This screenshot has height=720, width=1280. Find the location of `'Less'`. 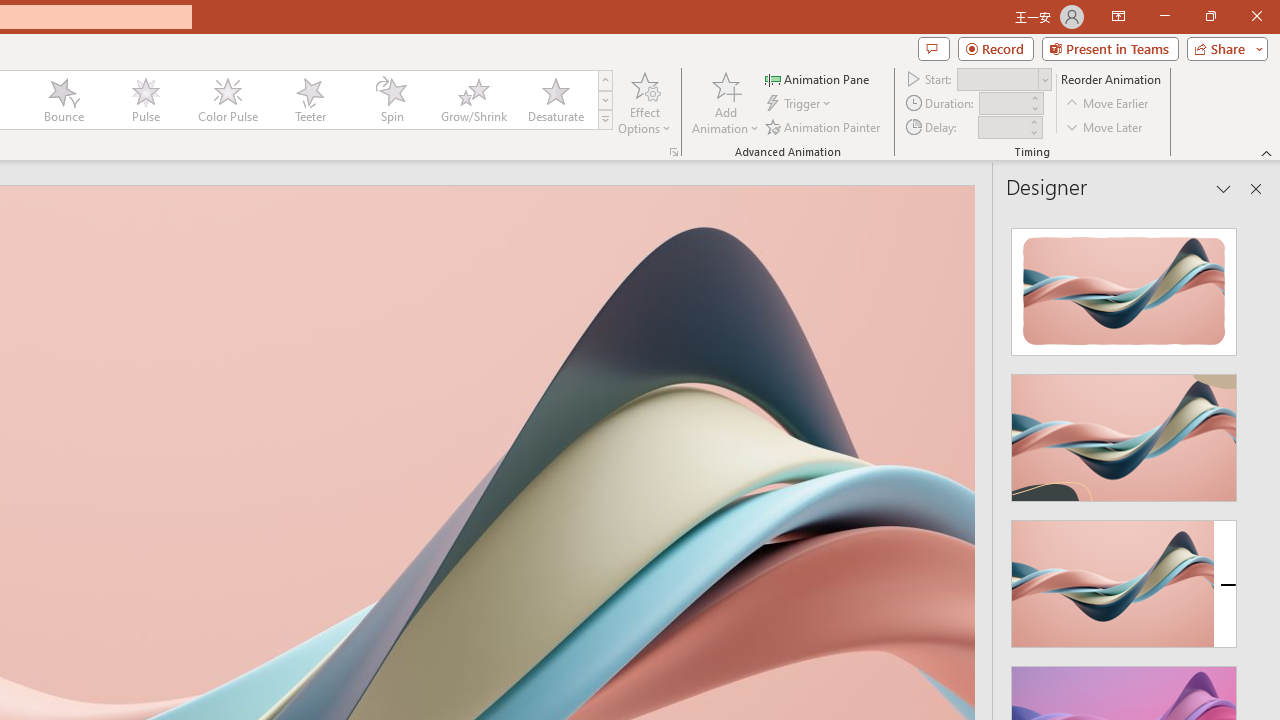

'Less' is located at coordinates (1033, 132).